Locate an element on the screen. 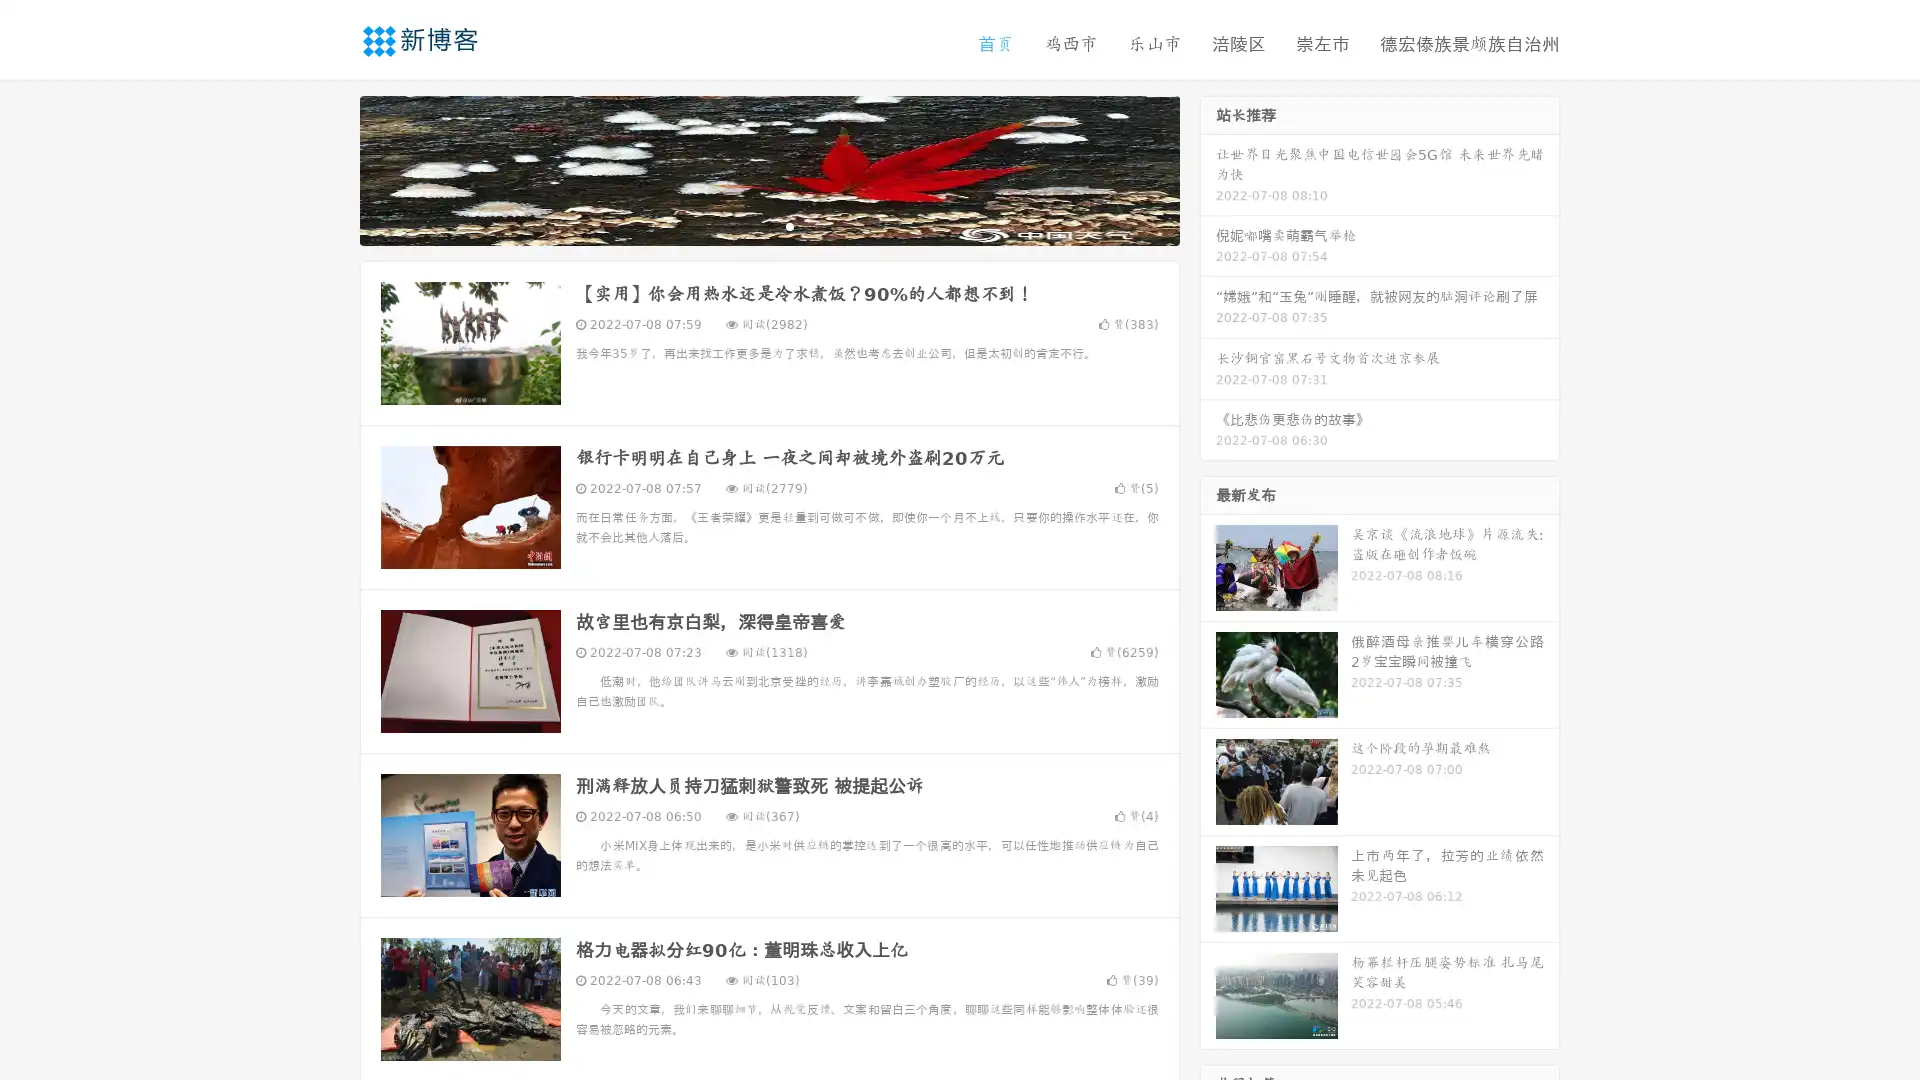 This screenshot has width=1920, height=1080. Previous slide is located at coordinates (330, 168).